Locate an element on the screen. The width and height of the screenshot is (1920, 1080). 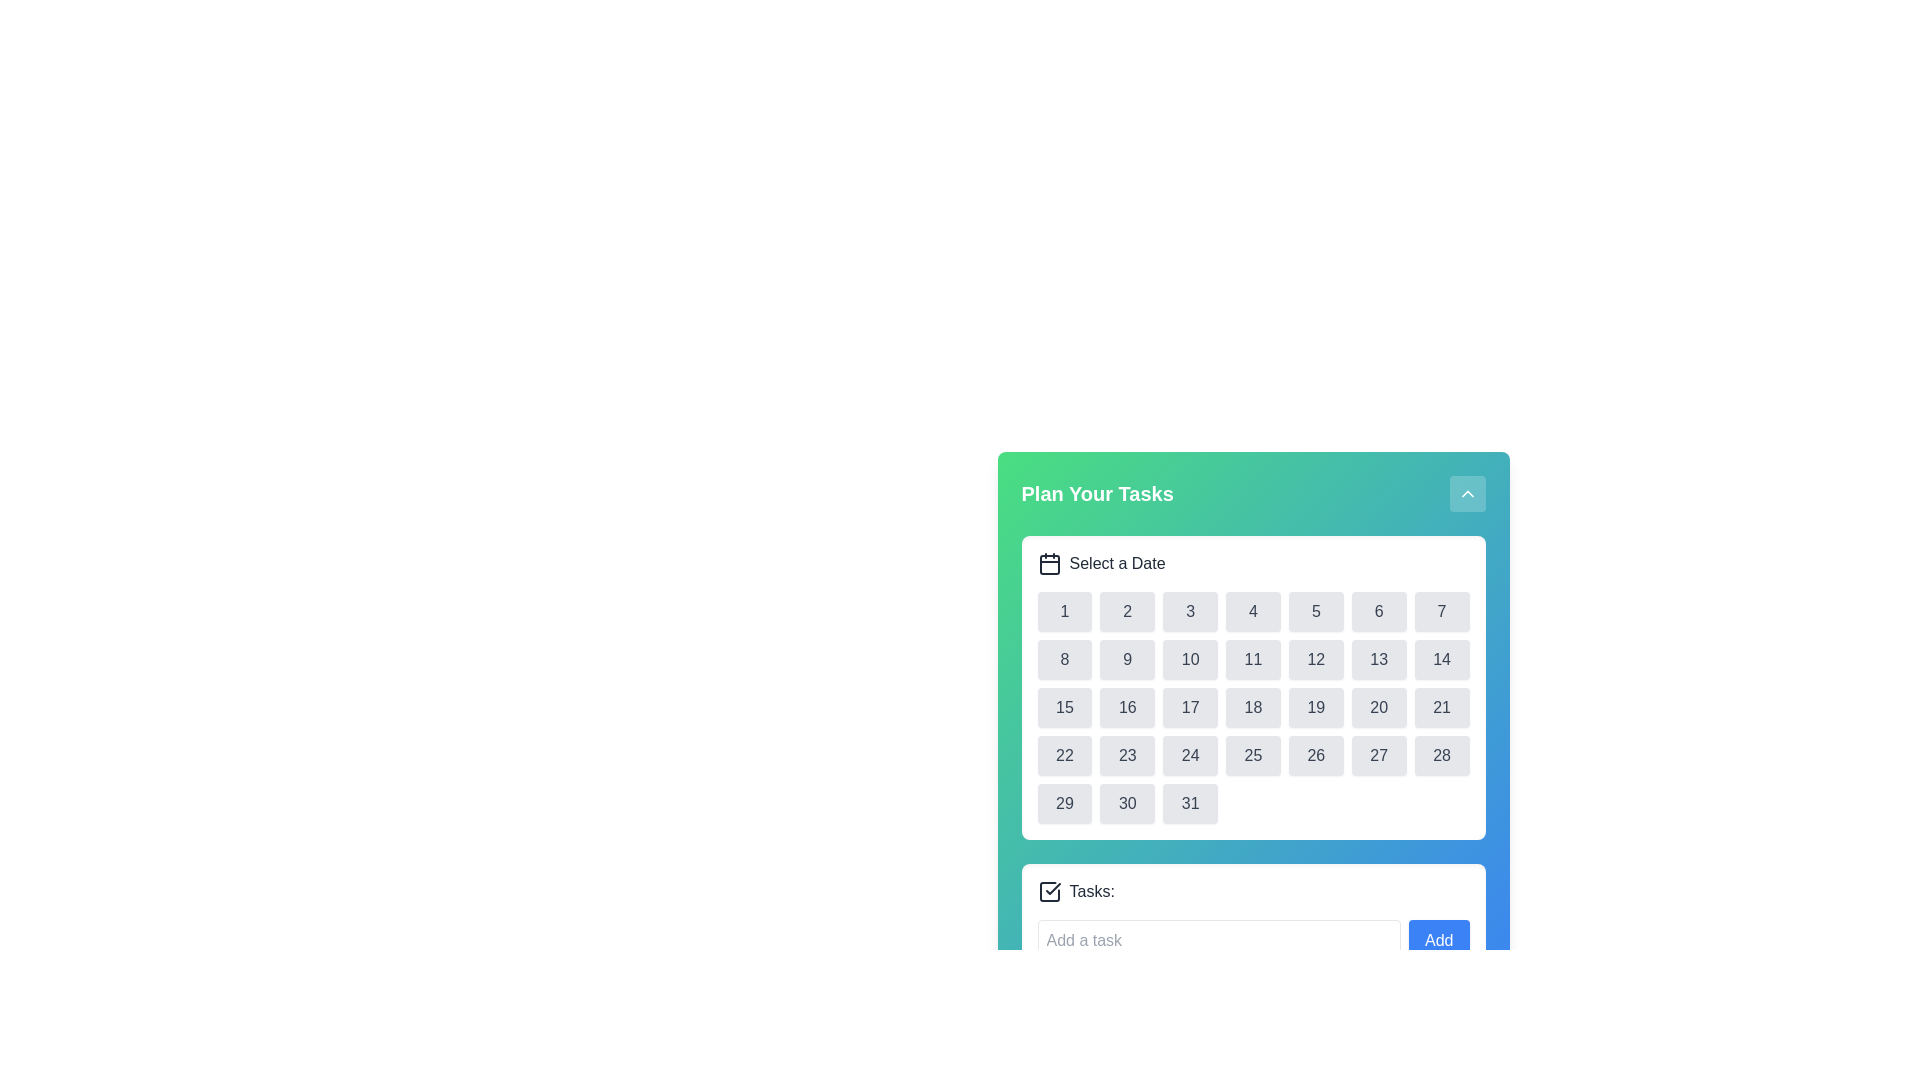
the date button representing '21' in the calendar interface is located at coordinates (1442, 707).